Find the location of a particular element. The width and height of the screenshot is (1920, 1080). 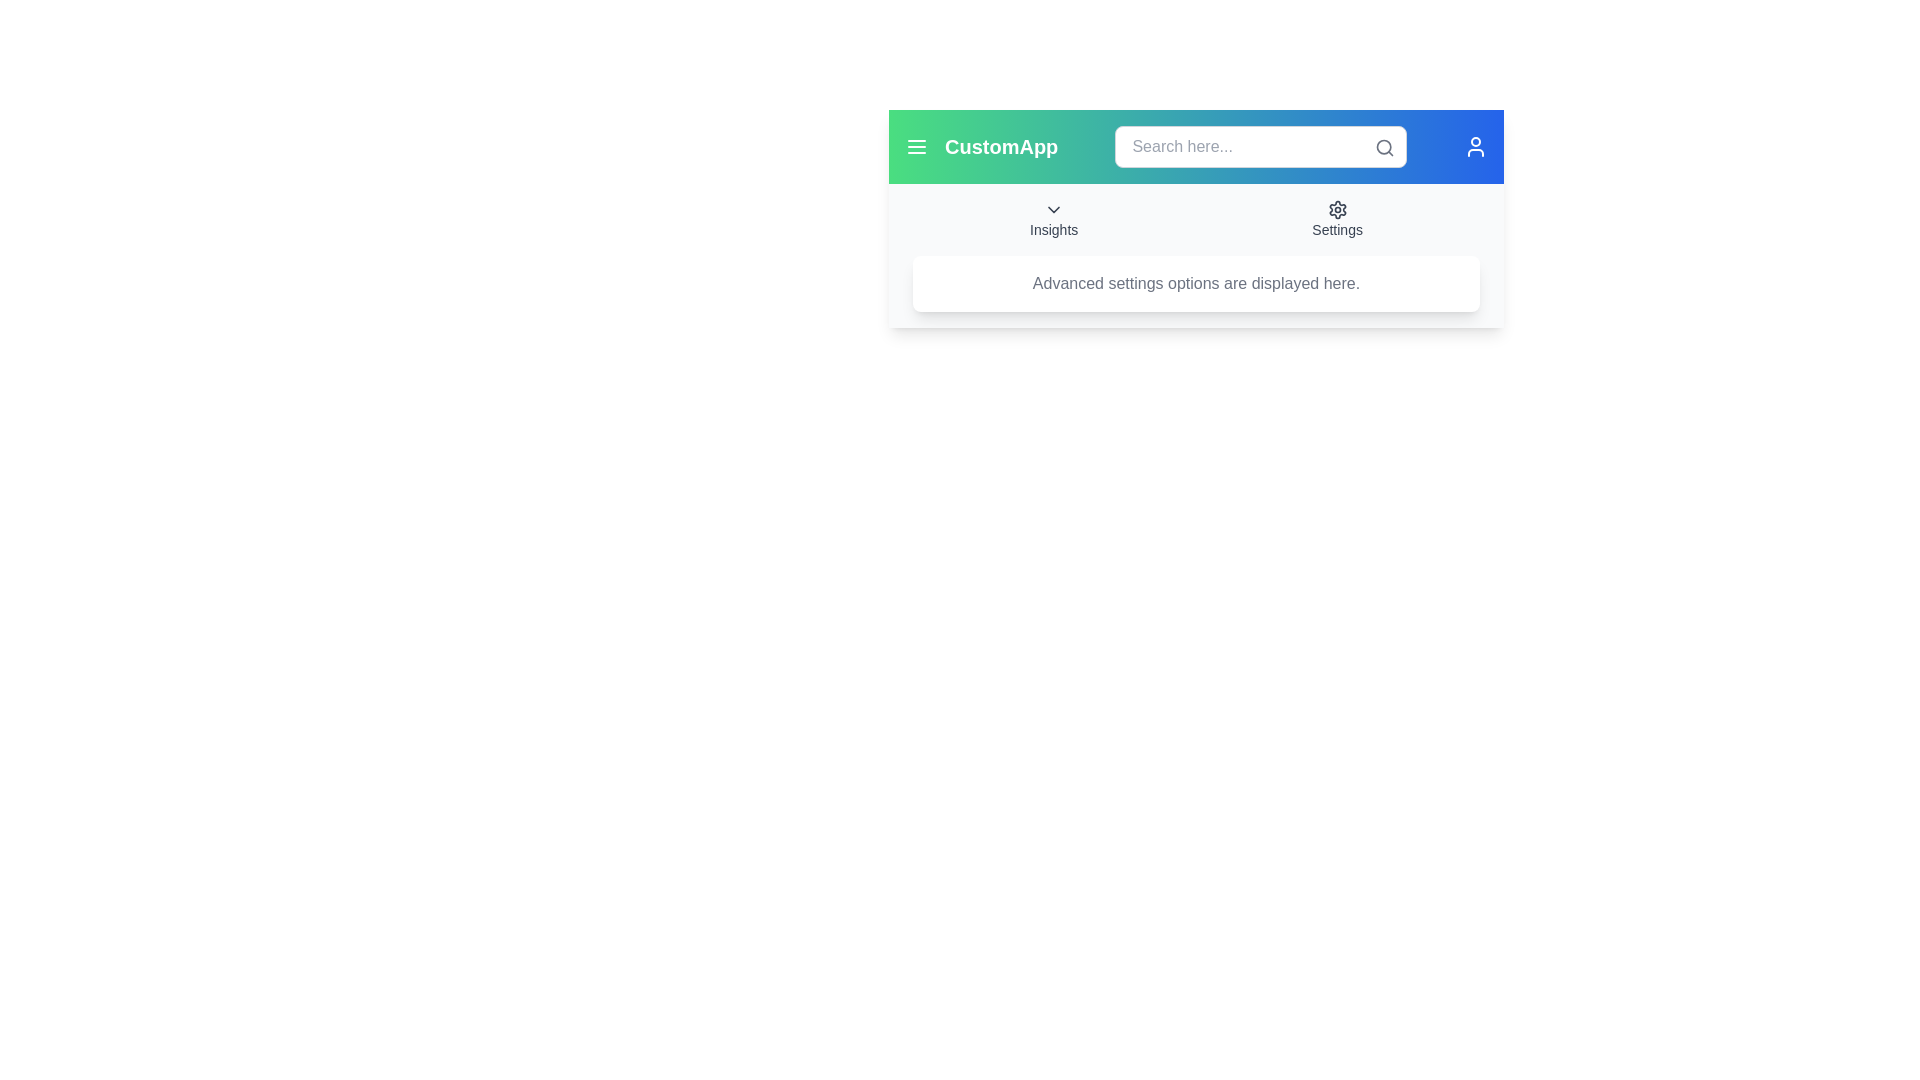

the Text label located in the center of the application header, which provides information about the current section being viewed is located at coordinates (1053, 229).